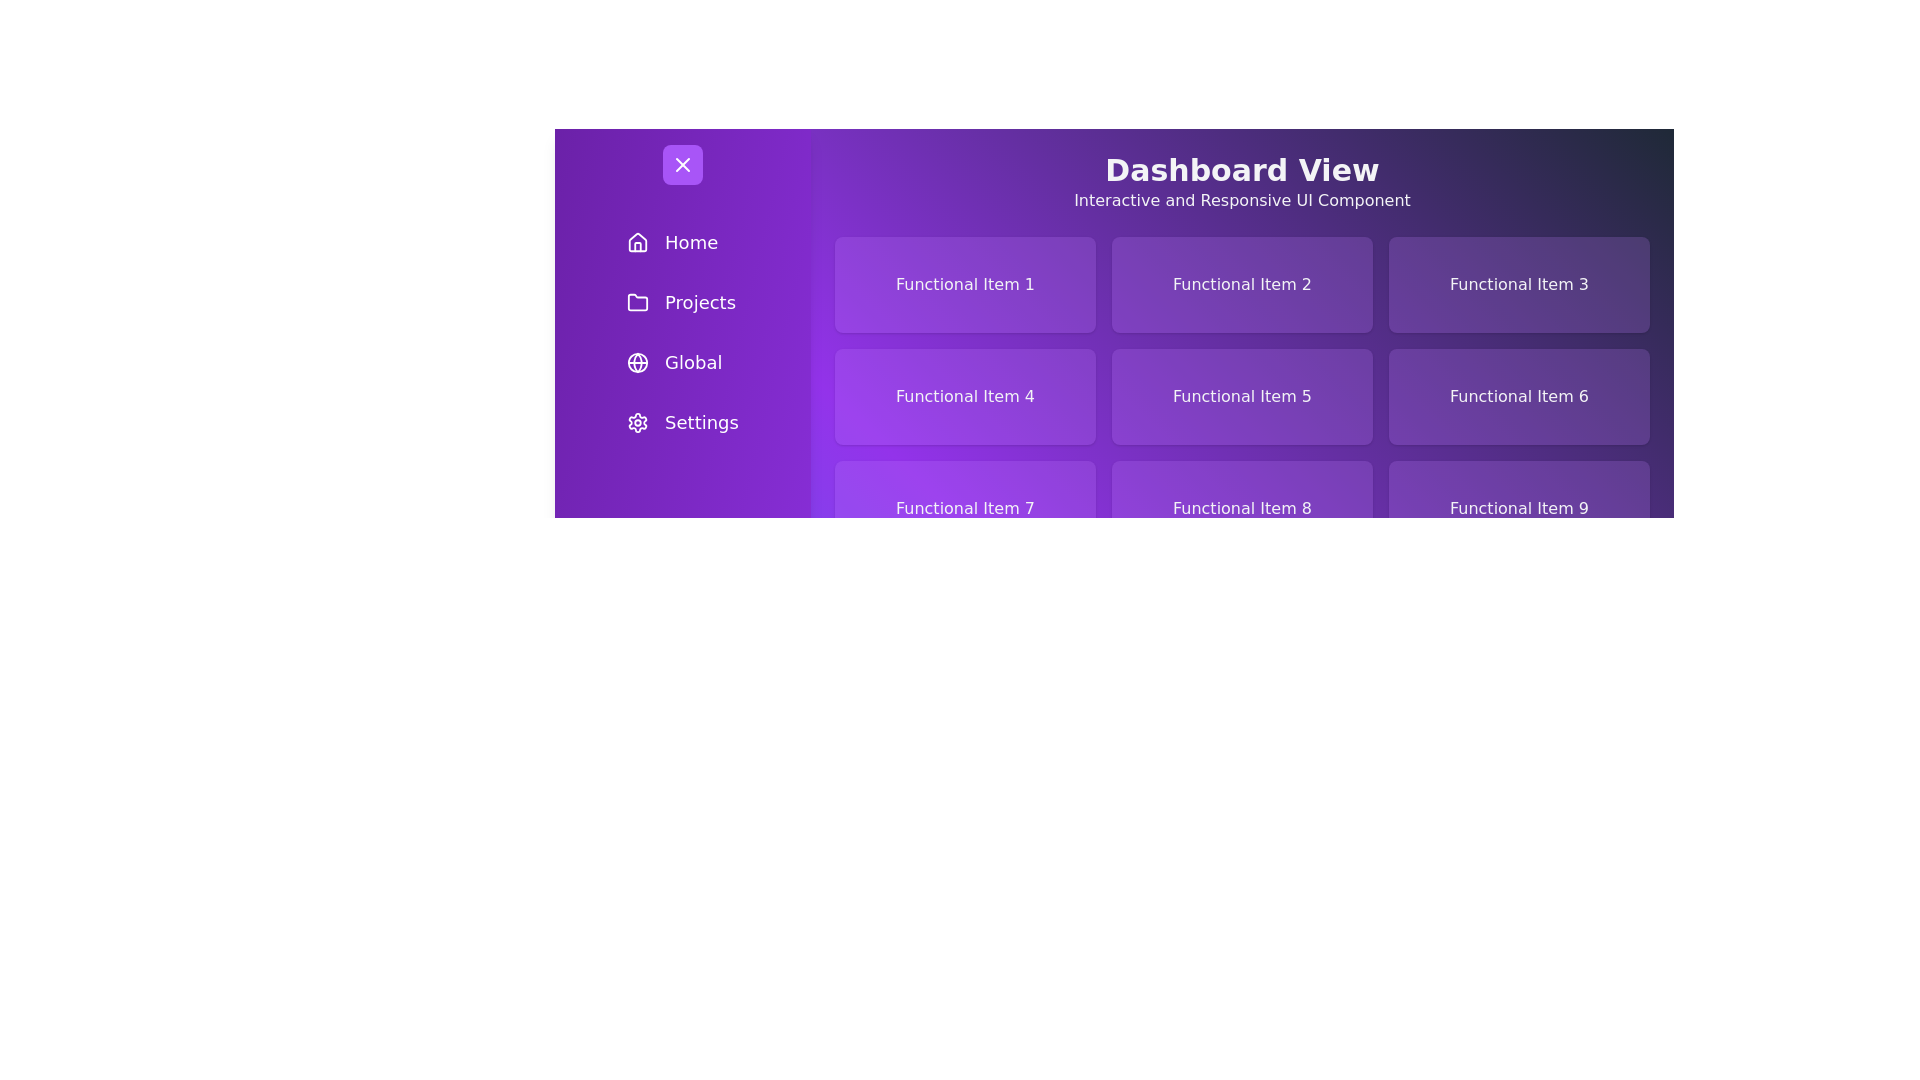 Image resolution: width=1920 pixels, height=1080 pixels. What do you see at coordinates (682, 422) in the screenshot?
I see `the menu item labeled Settings to navigate` at bounding box center [682, 422].